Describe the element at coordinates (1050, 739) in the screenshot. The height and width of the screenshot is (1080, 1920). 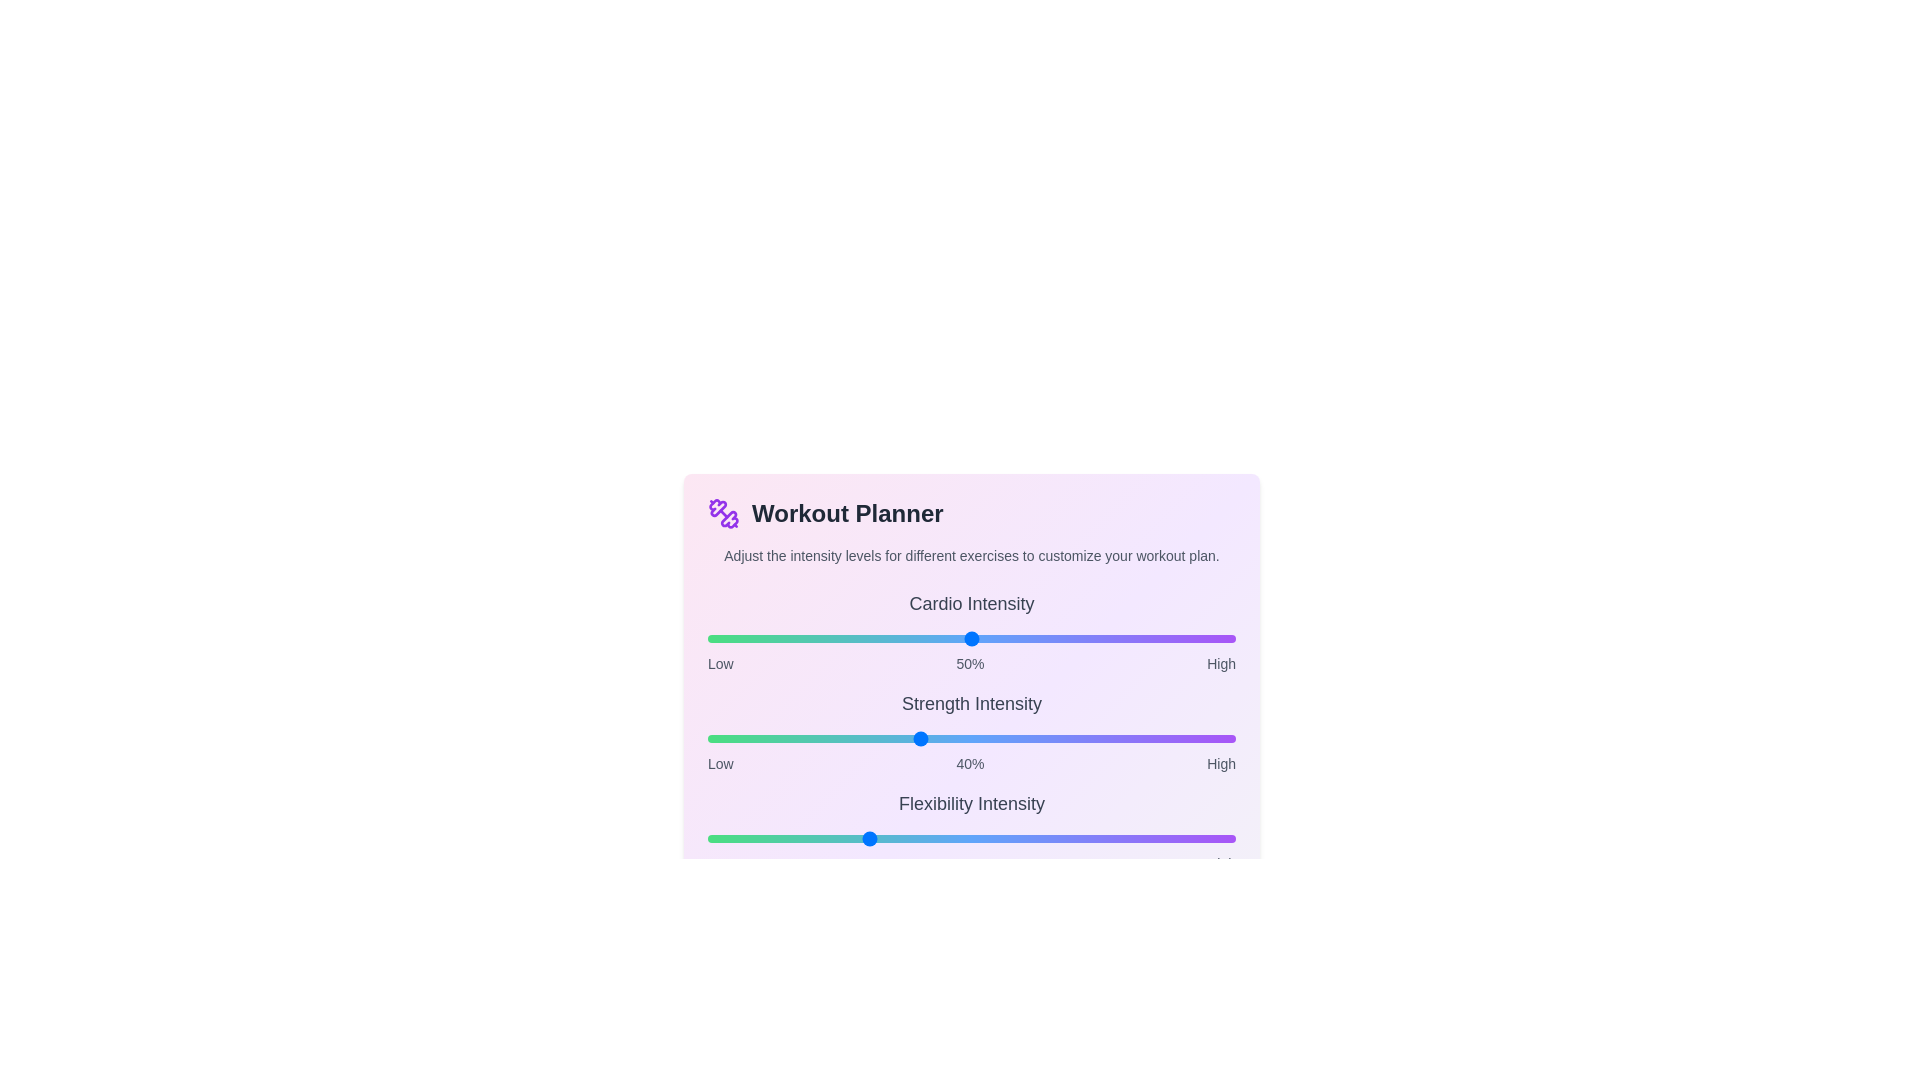
I see `the intensity of the 1 slider to 65%` at that location.